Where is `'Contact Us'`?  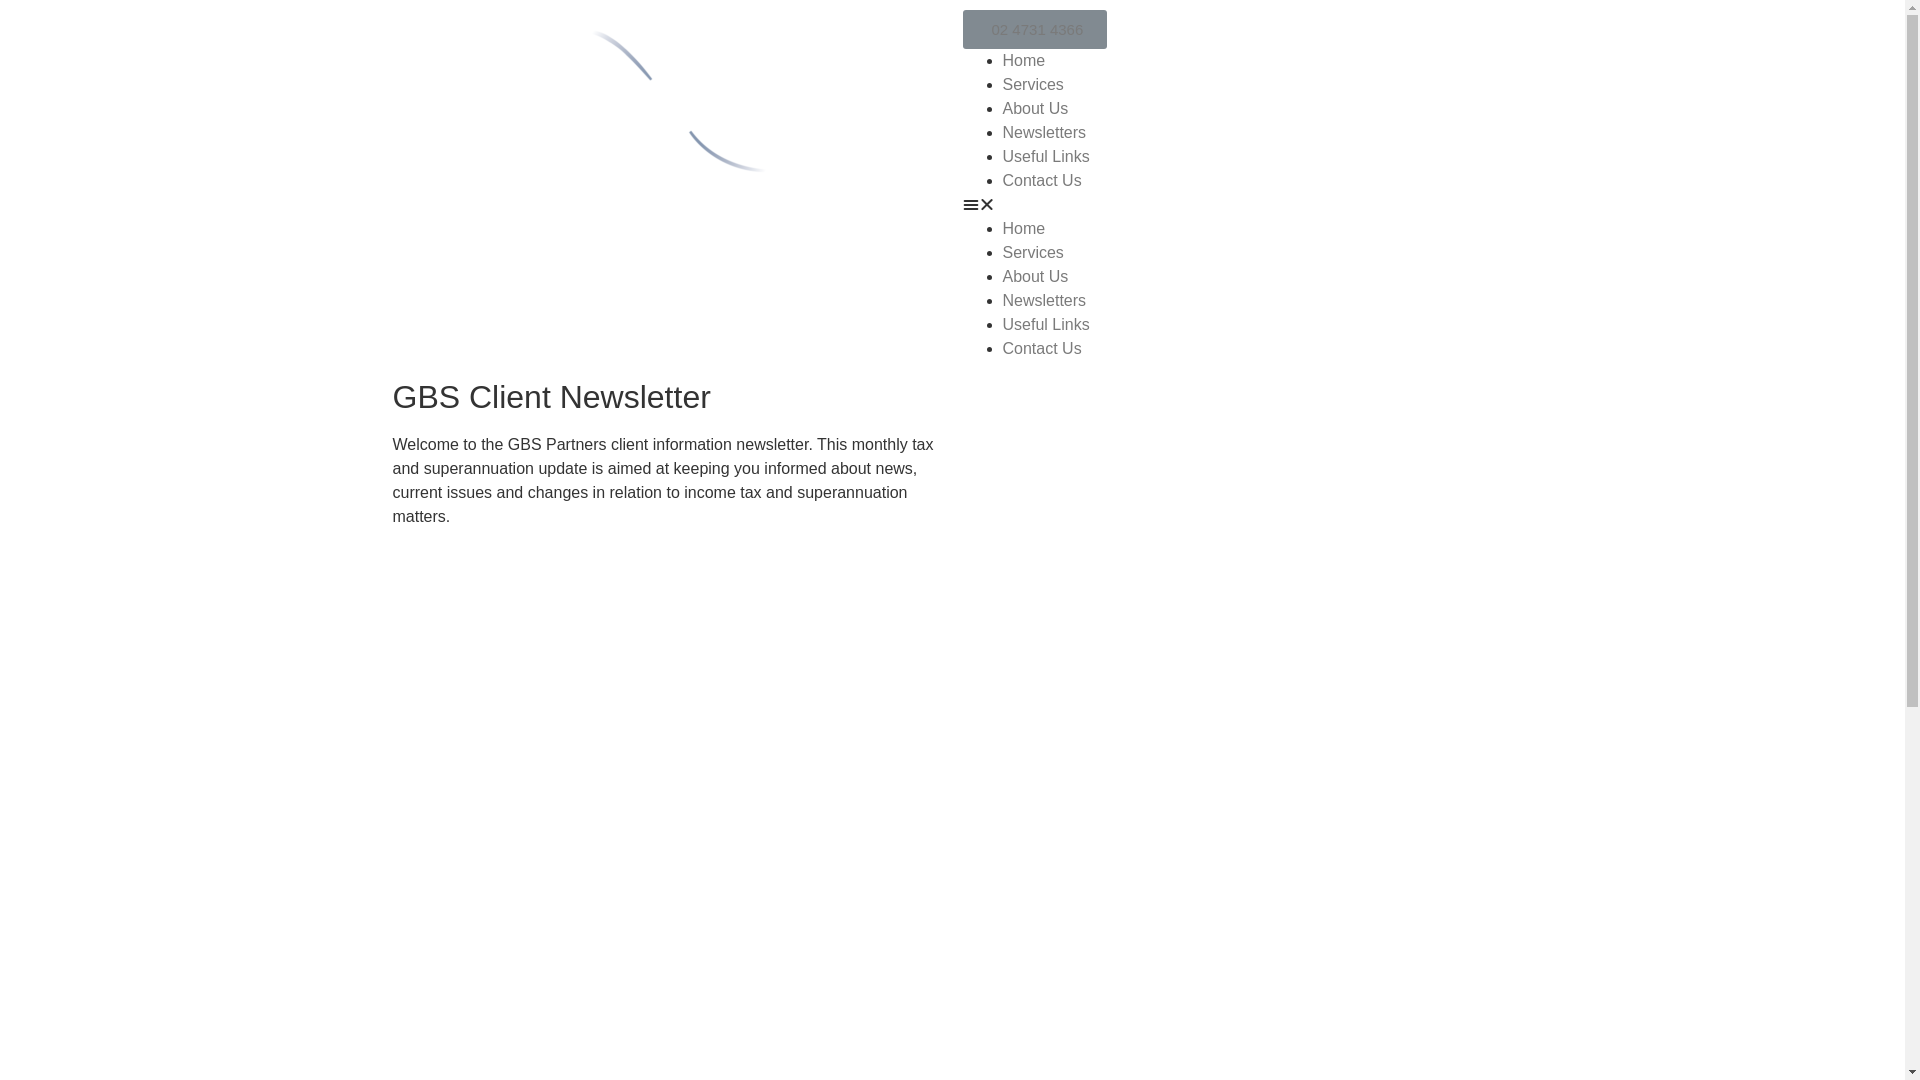 'Contact Us' is located at coordinates (1040, 347).